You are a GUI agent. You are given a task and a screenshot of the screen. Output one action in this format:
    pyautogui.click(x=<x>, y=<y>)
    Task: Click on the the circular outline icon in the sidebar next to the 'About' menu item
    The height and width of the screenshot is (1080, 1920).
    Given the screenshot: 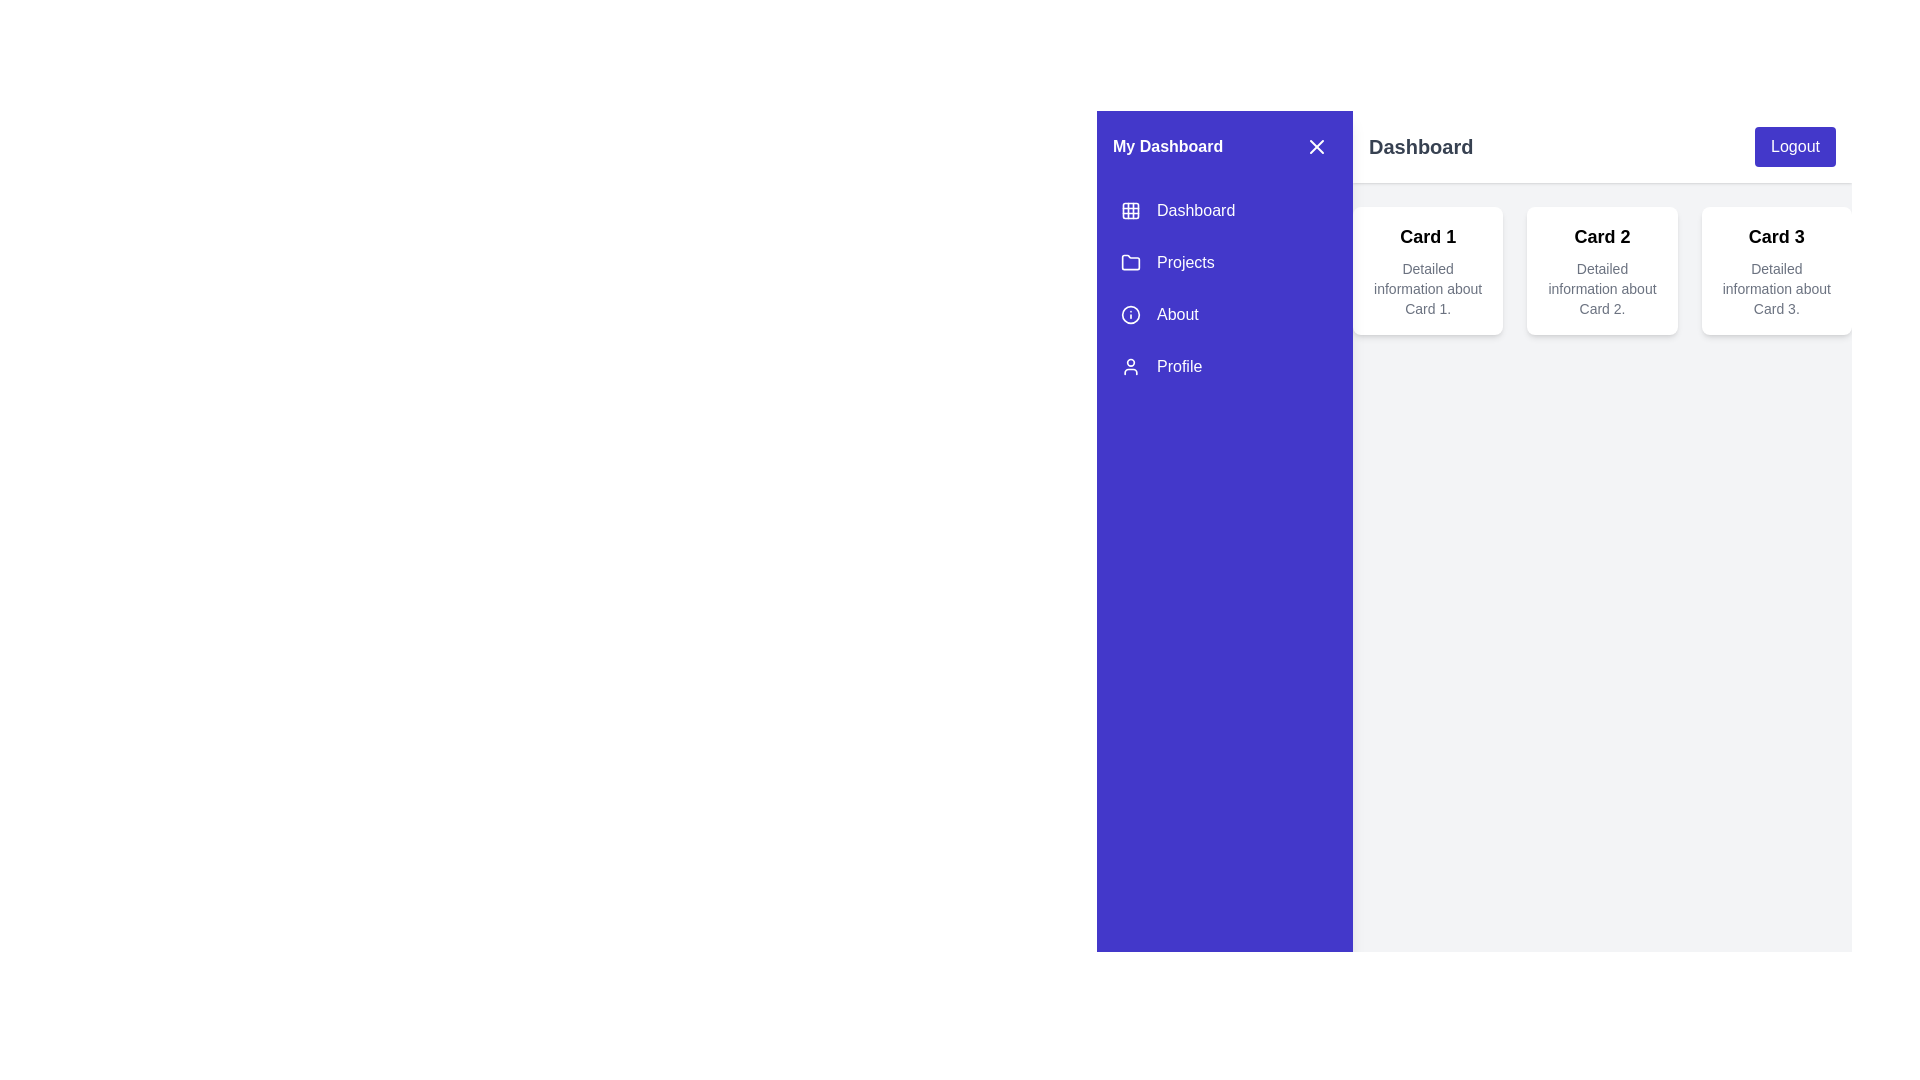 What is the action you would take?
    pyautogui.click(x=1131, y=315)
    